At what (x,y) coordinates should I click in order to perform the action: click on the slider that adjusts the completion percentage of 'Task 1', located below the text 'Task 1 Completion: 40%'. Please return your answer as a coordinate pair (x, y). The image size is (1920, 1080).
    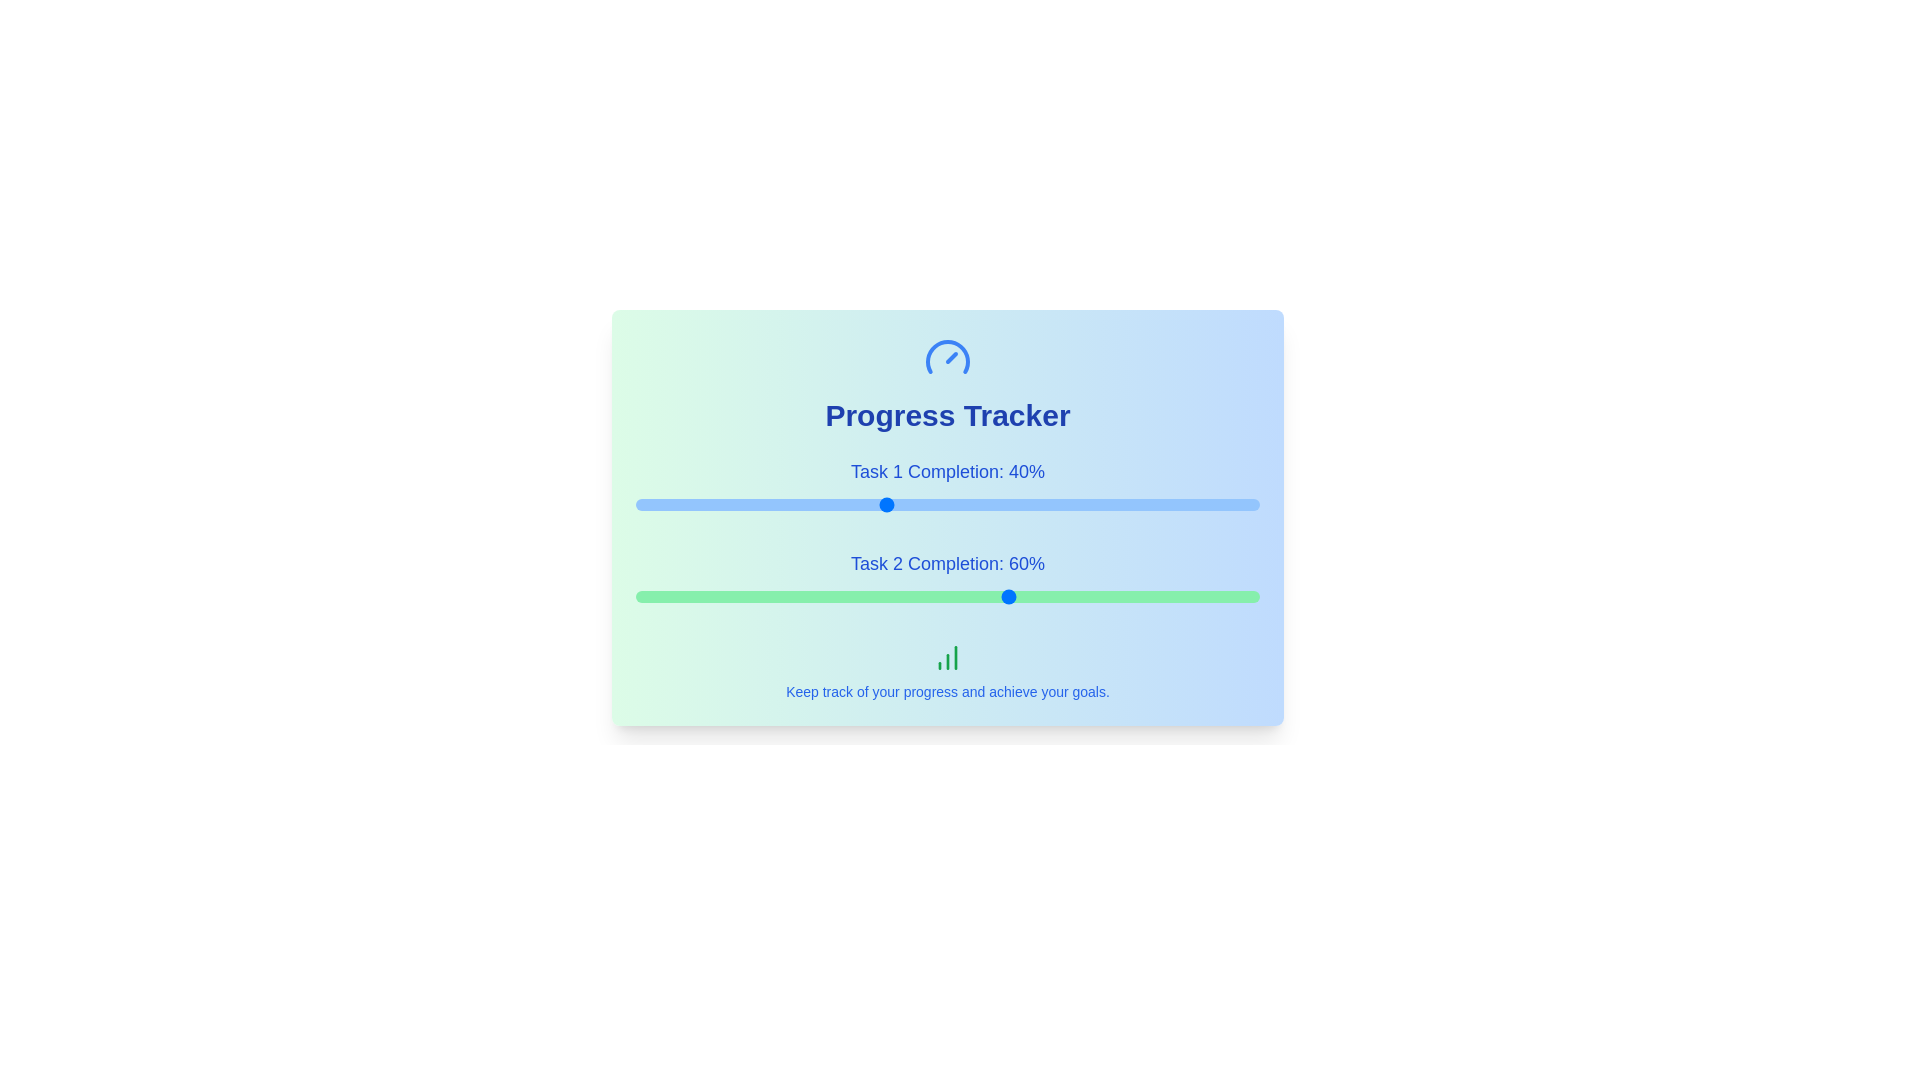
    Looking at the image, I should click on (947, 504).